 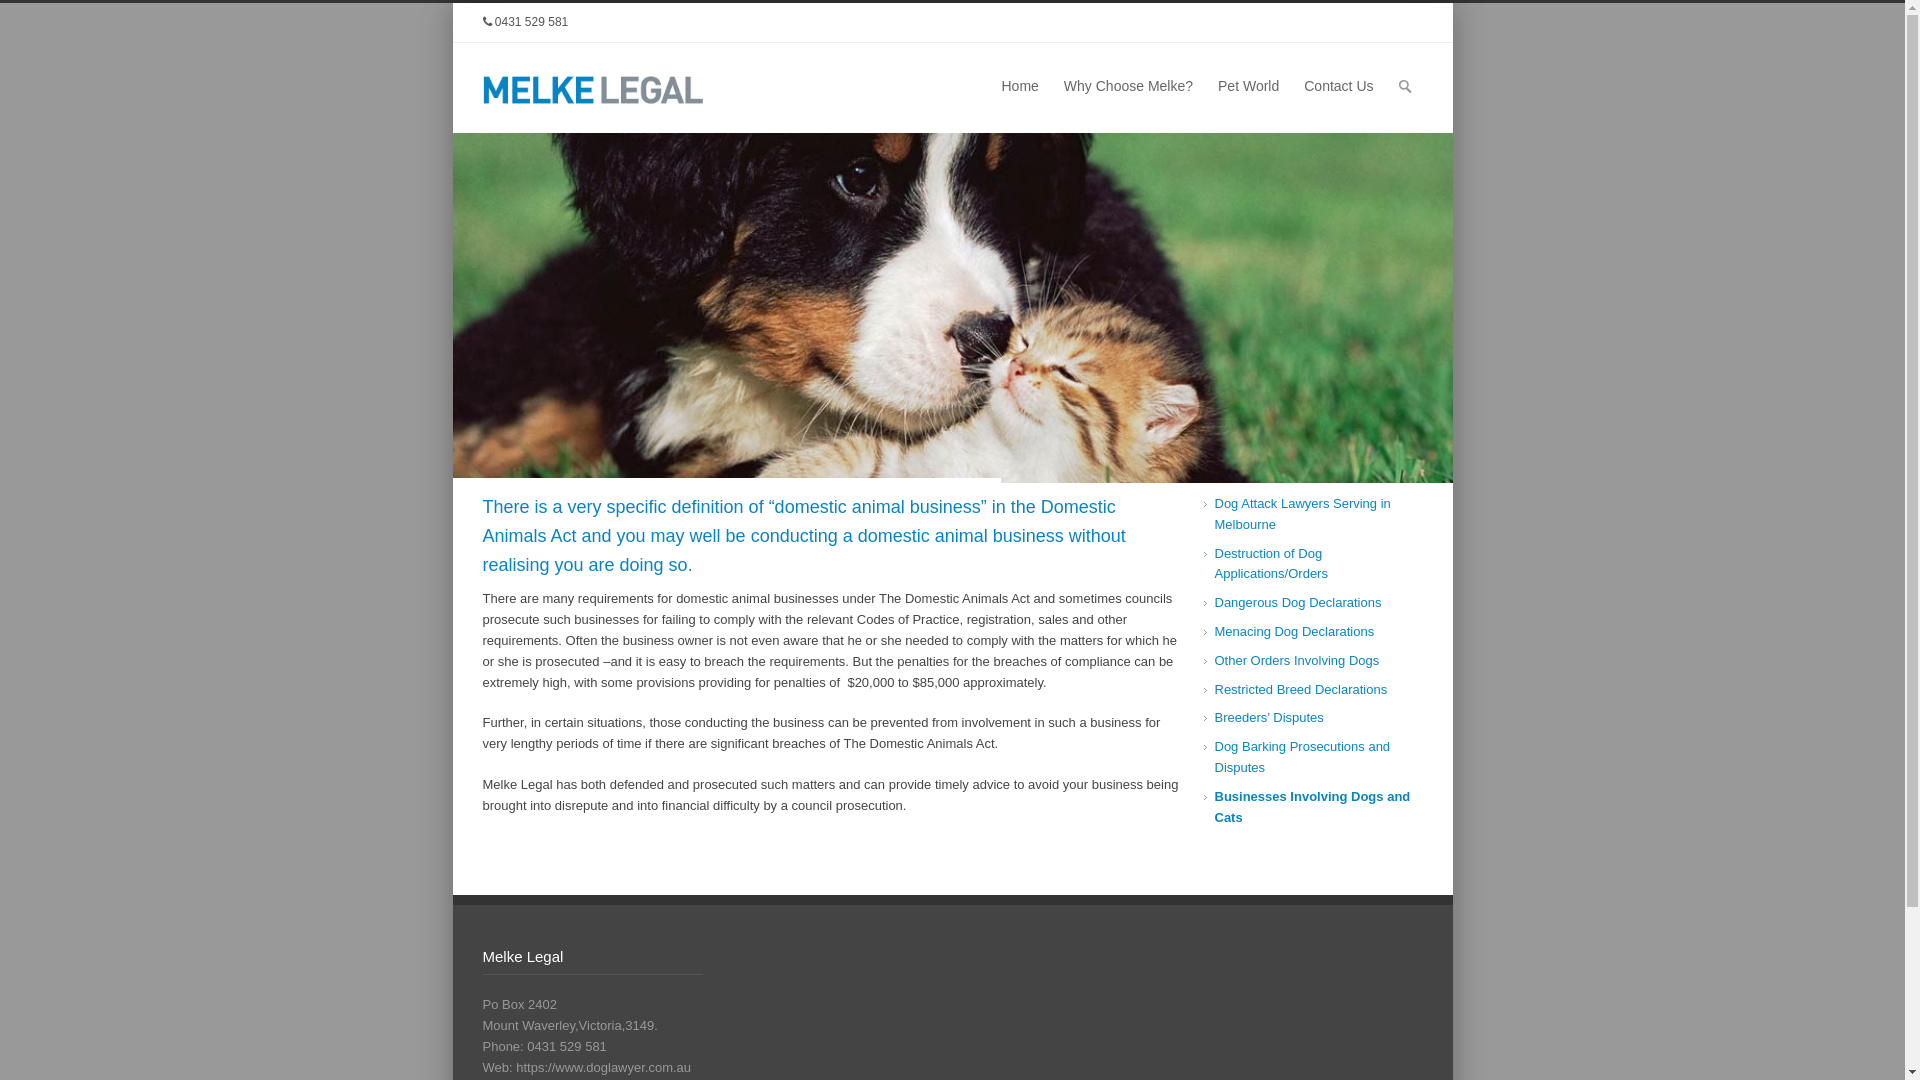 What do you see at coordinates (1301, 756) in the screenshot?
I see `'Dog Barking Prosecutions and Disputes'` at bounding box center [1301, 756].